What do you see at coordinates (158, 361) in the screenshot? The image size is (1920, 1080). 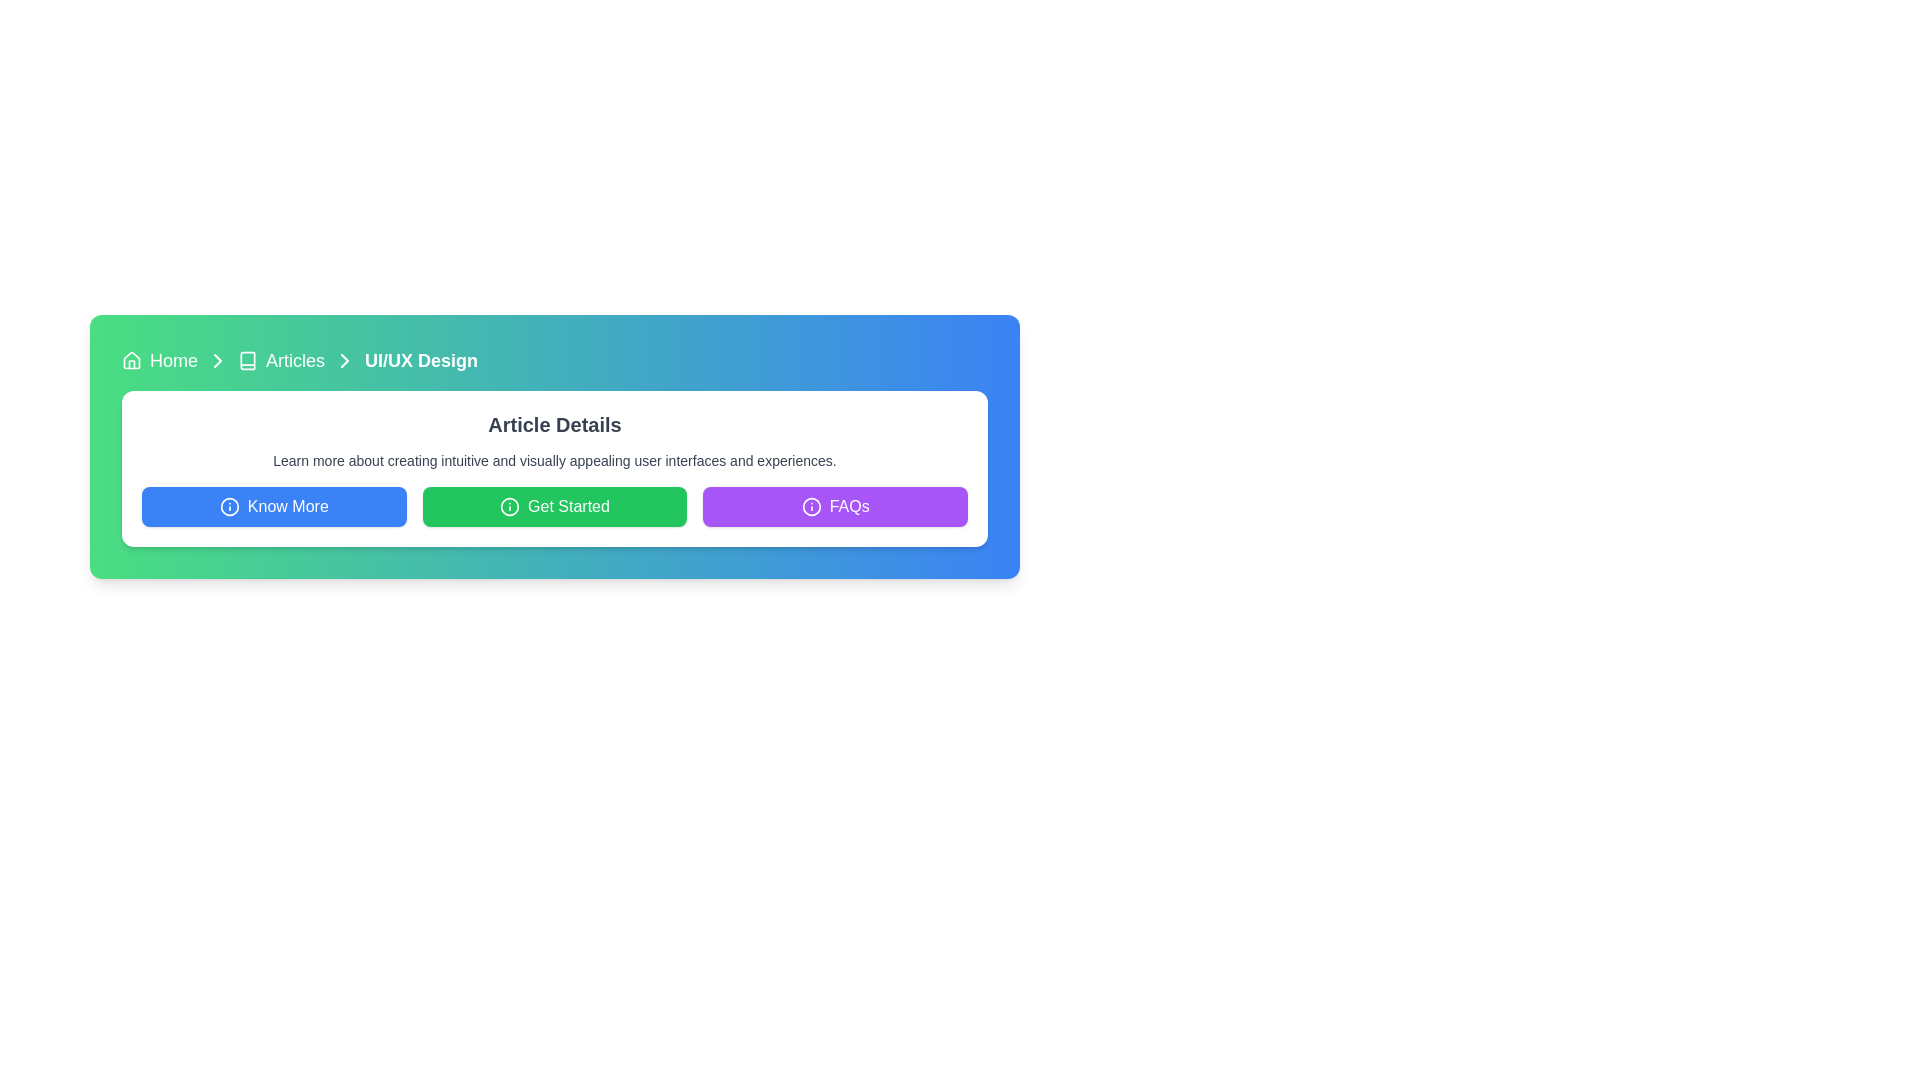 I see `the 'Home' breadcrumb navigation step to underline the text, which is the first item in the breadcrumb navigation bar located at the leftmost side` at bounding box center [158, 361].